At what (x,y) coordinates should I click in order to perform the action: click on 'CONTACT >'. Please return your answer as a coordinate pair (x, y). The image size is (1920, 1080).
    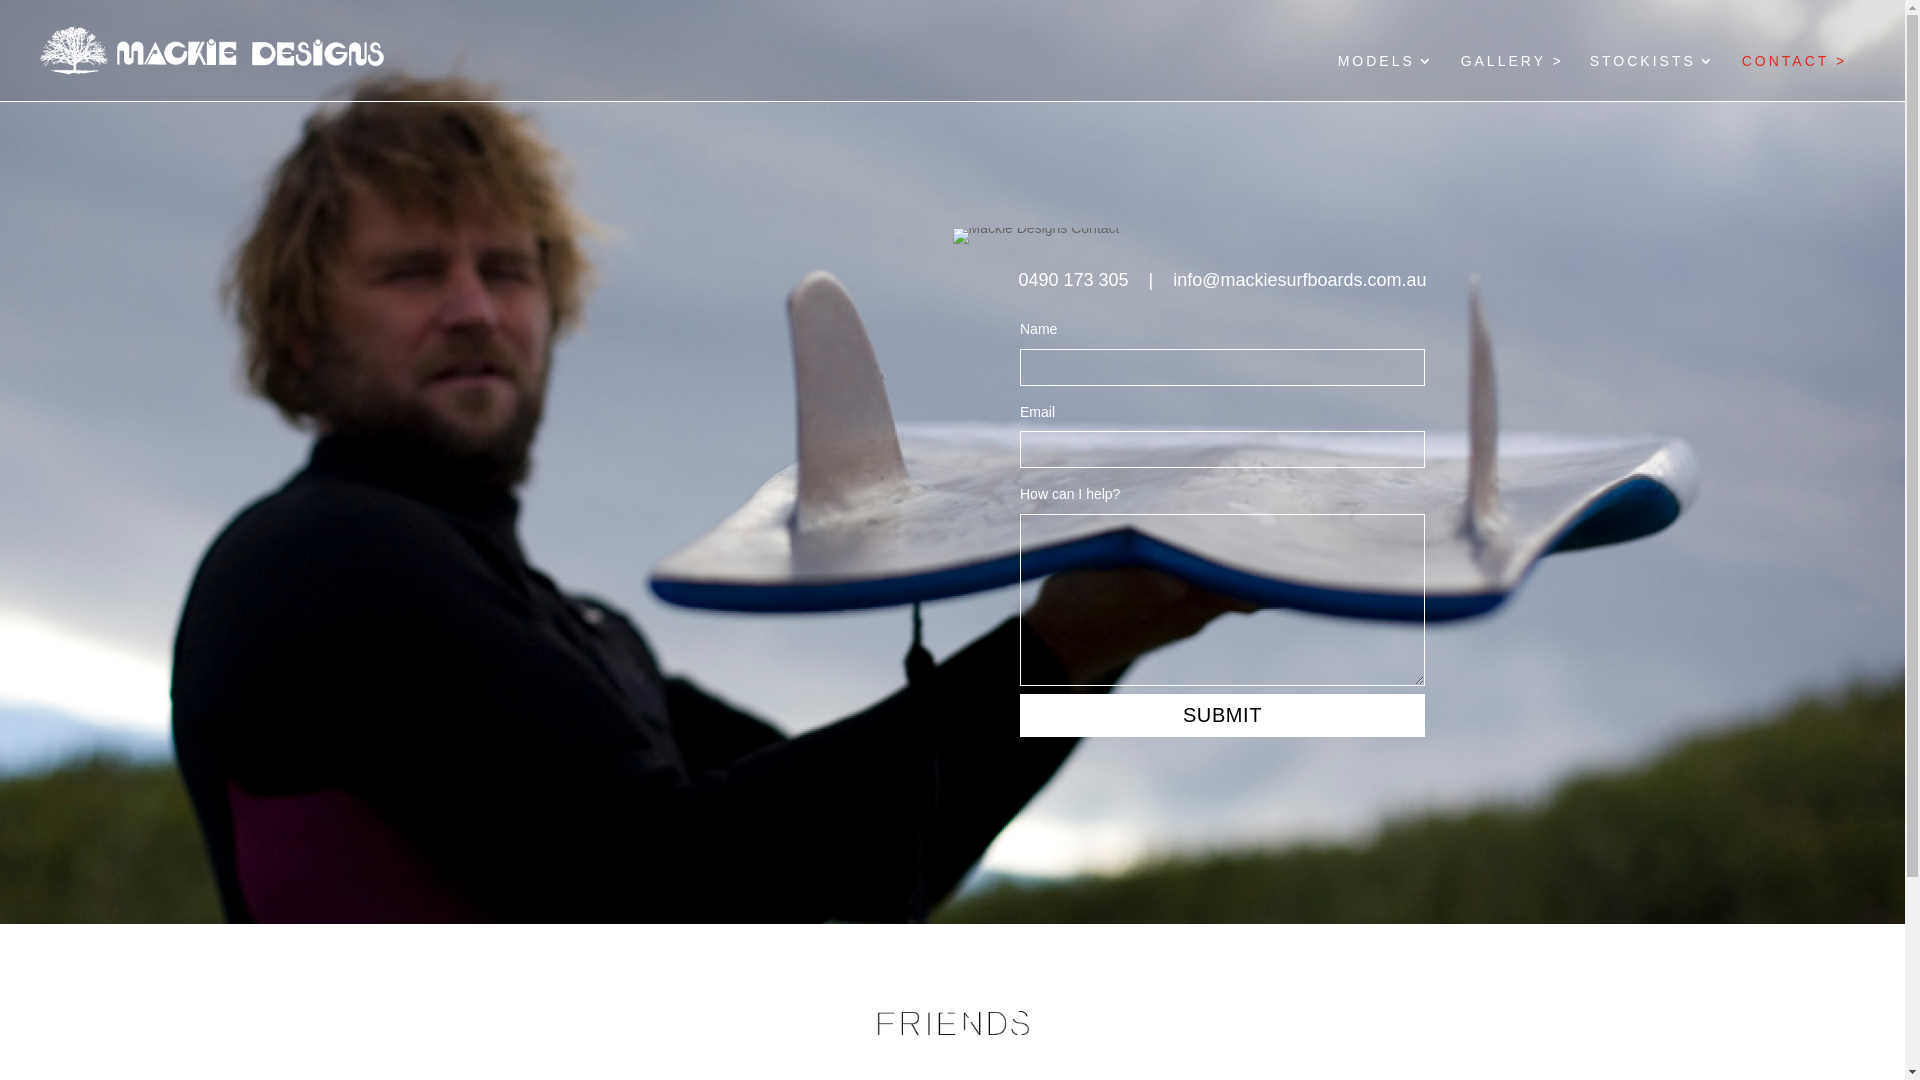
    Looking at the image, I should click on (1794, 76).